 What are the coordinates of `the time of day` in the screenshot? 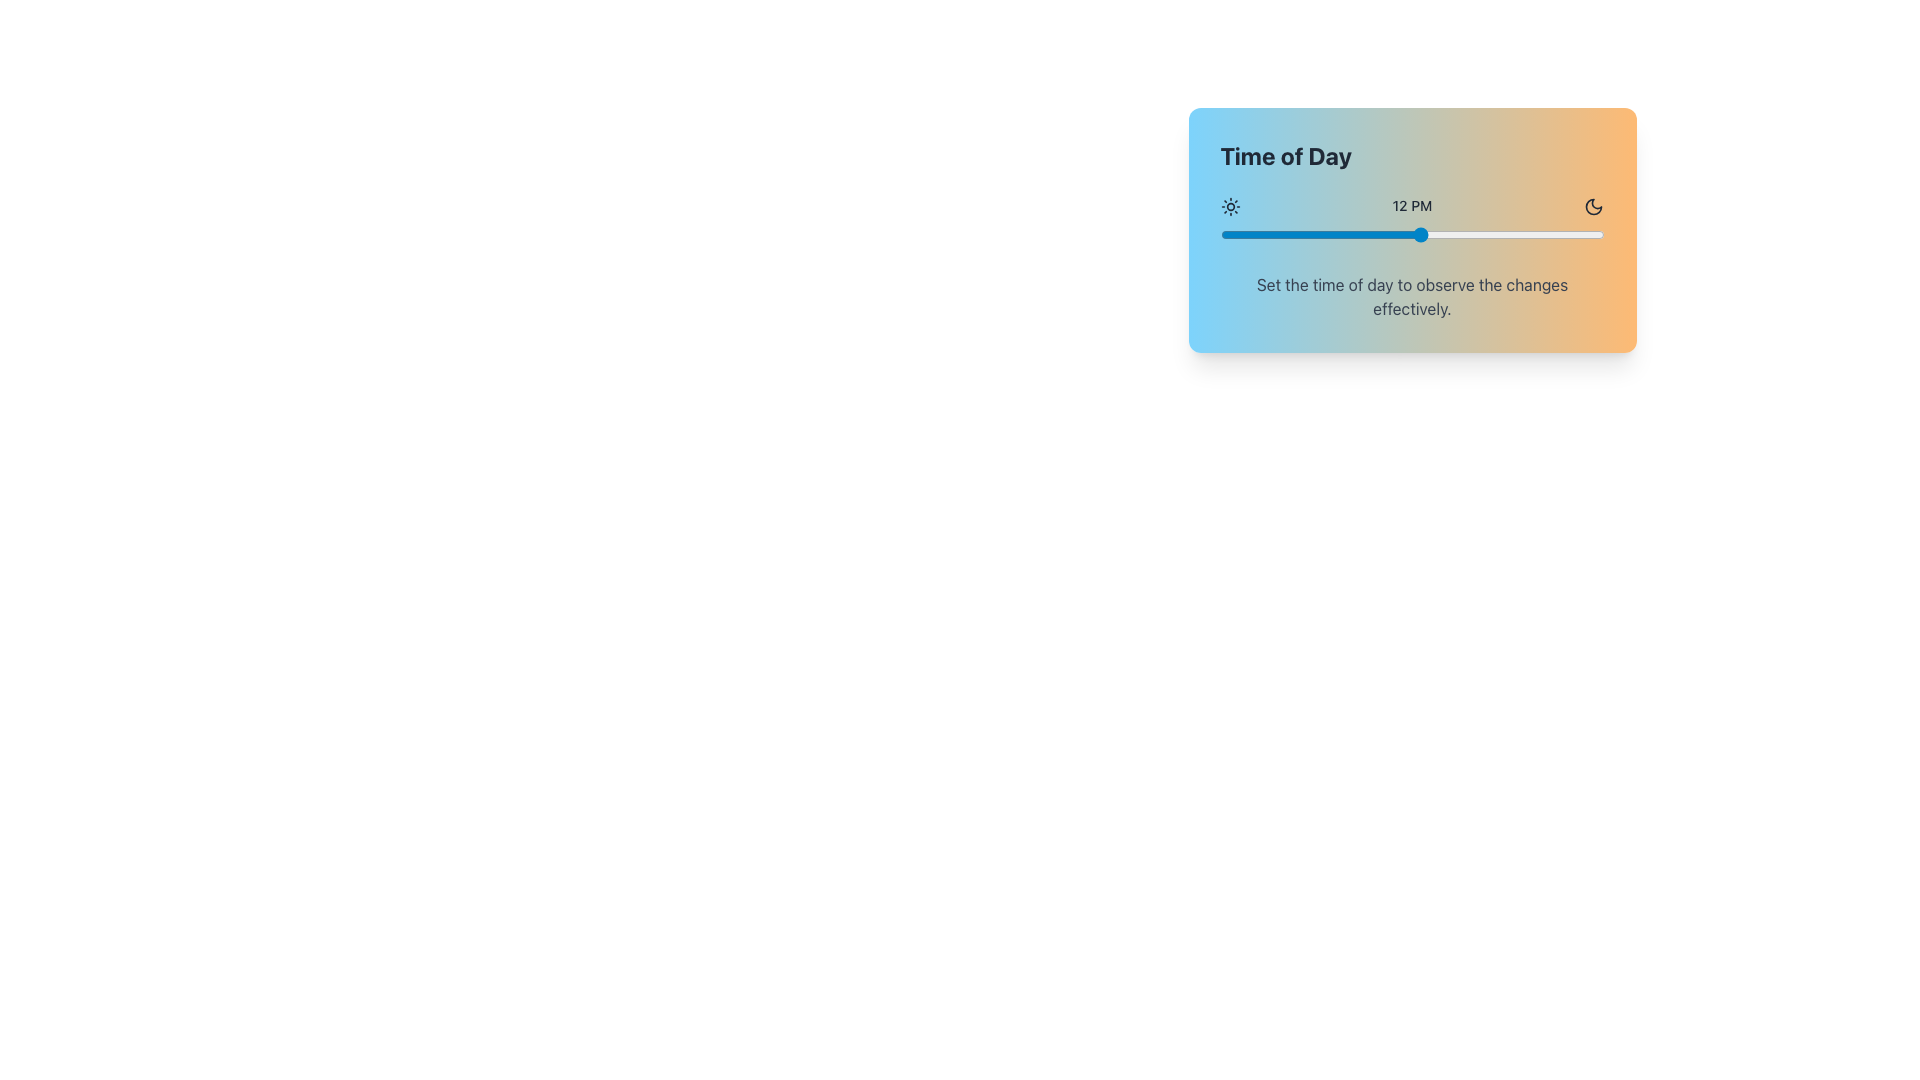 It's located at (1252, 234).